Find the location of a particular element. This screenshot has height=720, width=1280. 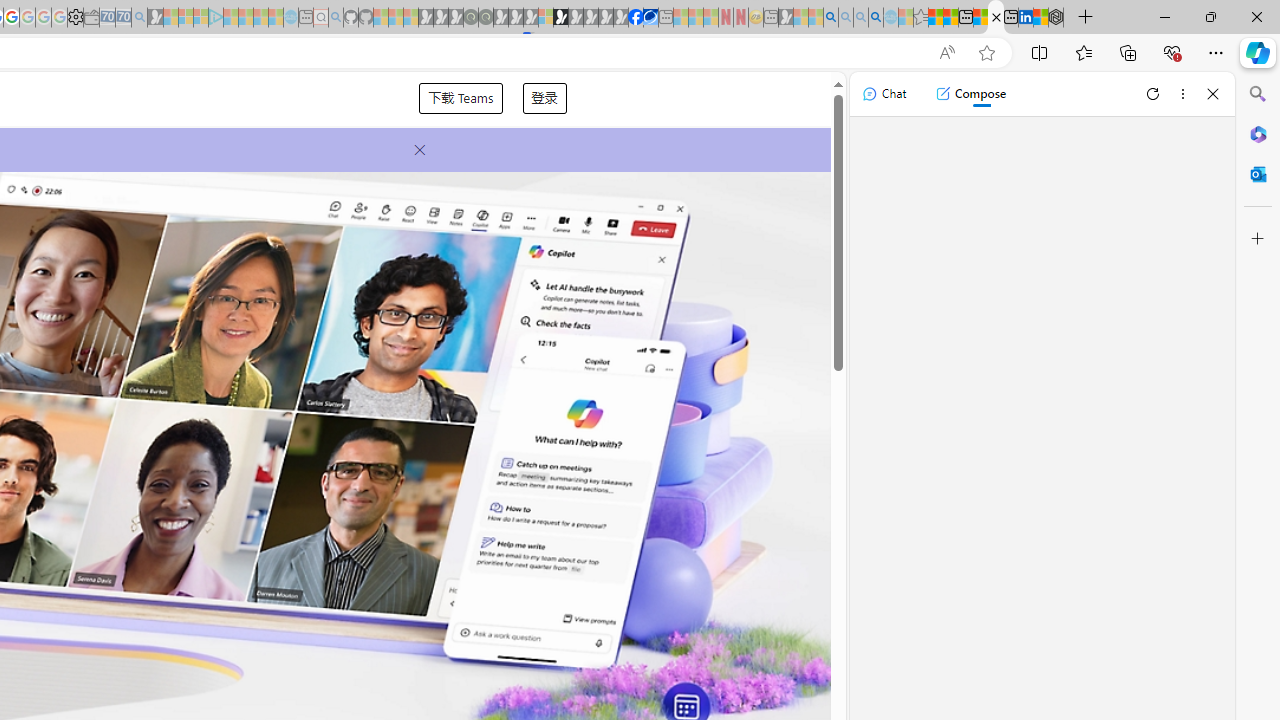

'Close Announcement Banner' is located at coordinates (413, 149).